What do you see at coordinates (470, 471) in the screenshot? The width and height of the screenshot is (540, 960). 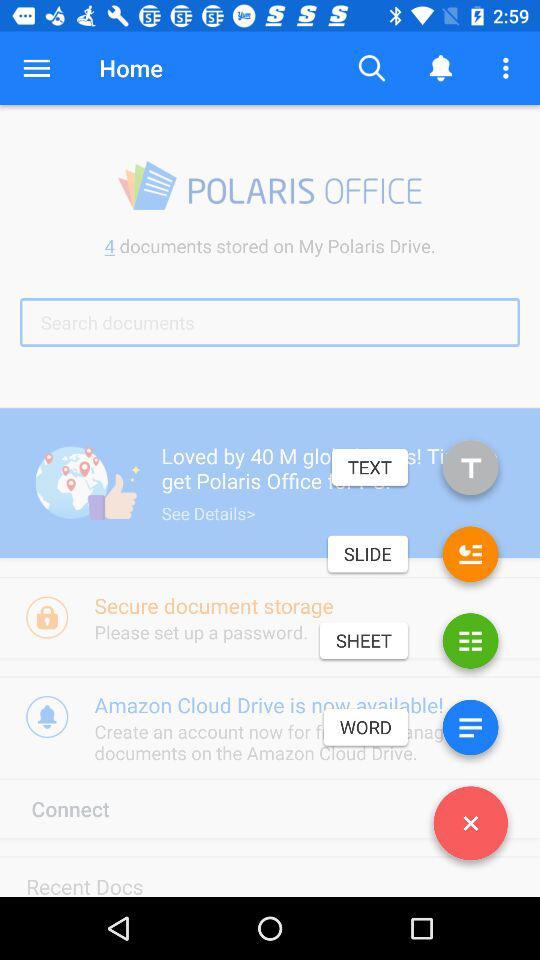 I see `the icon below search documents item` at bounding box center [470, 471].